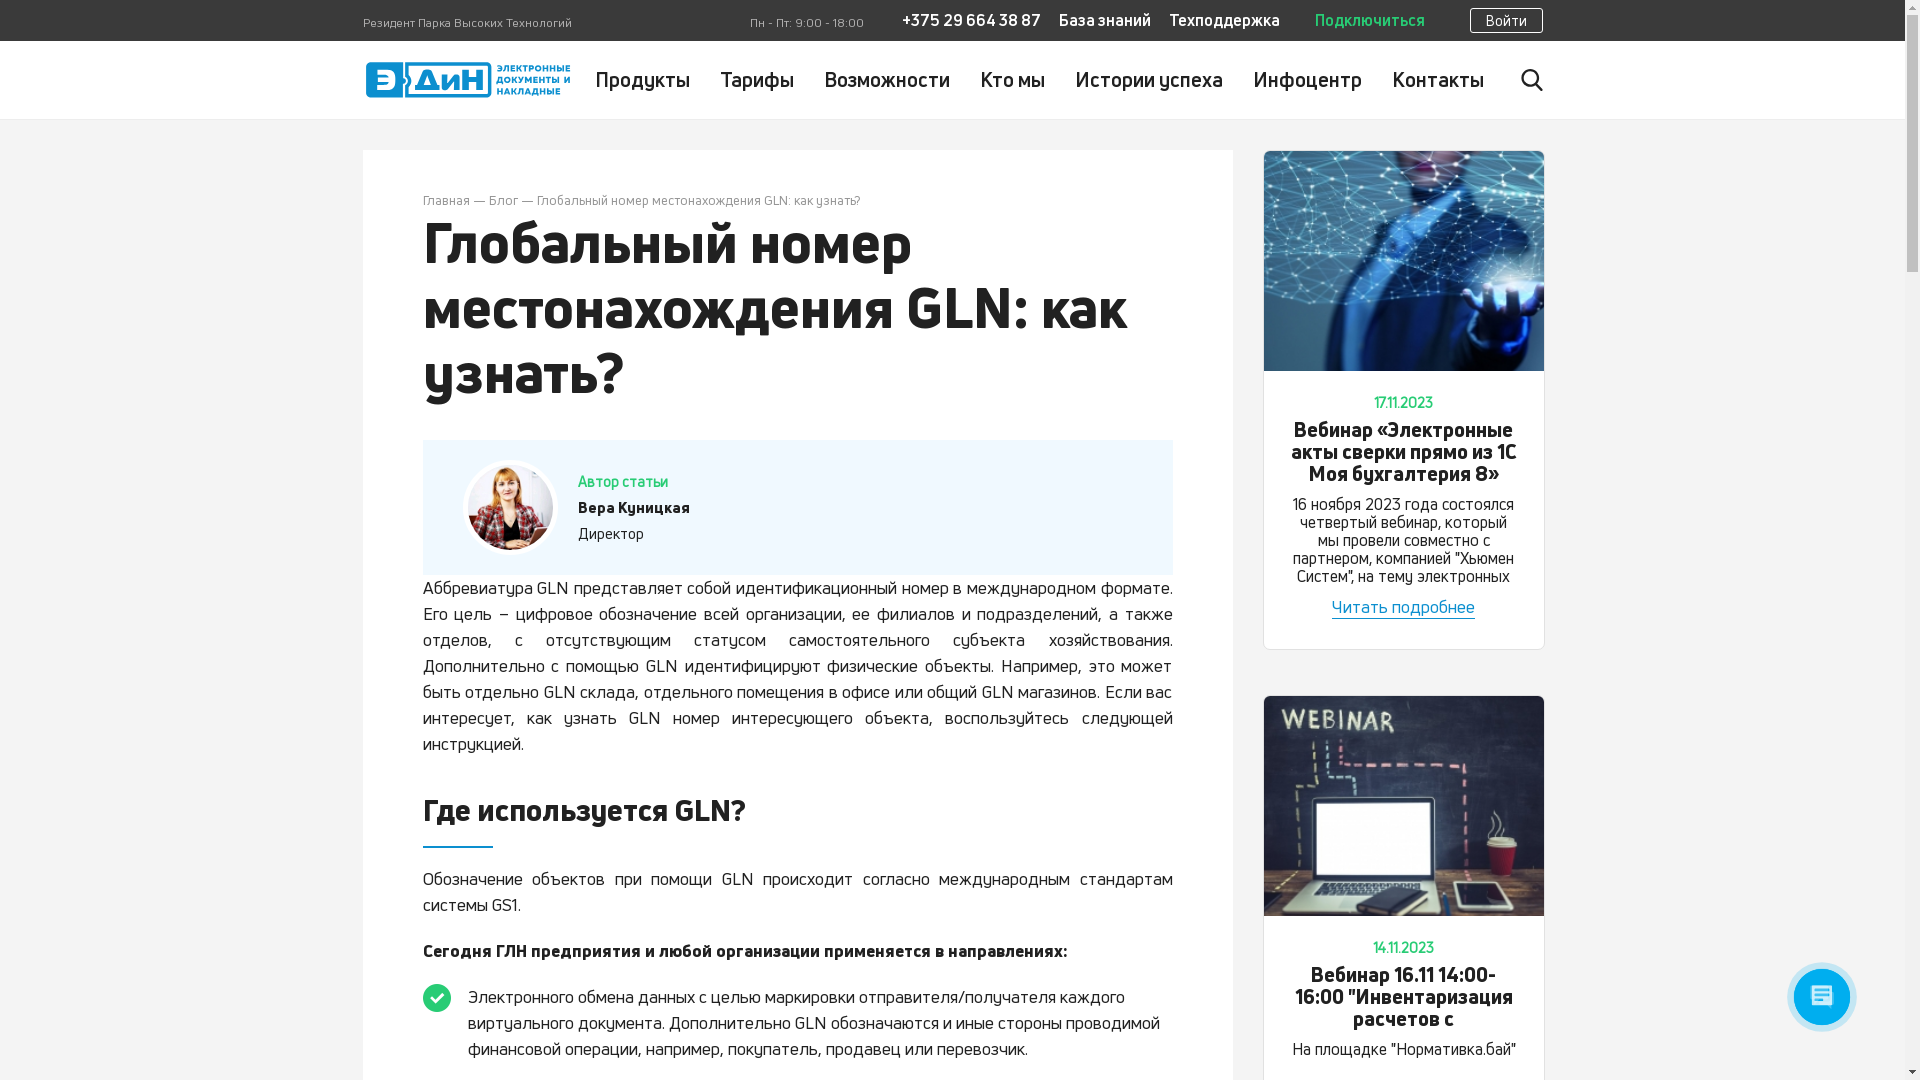  What do you see at coordinates (971, 20) in the screenshot?
I see `'+375 29 664 38 87'` at bounding box center [971, 20].